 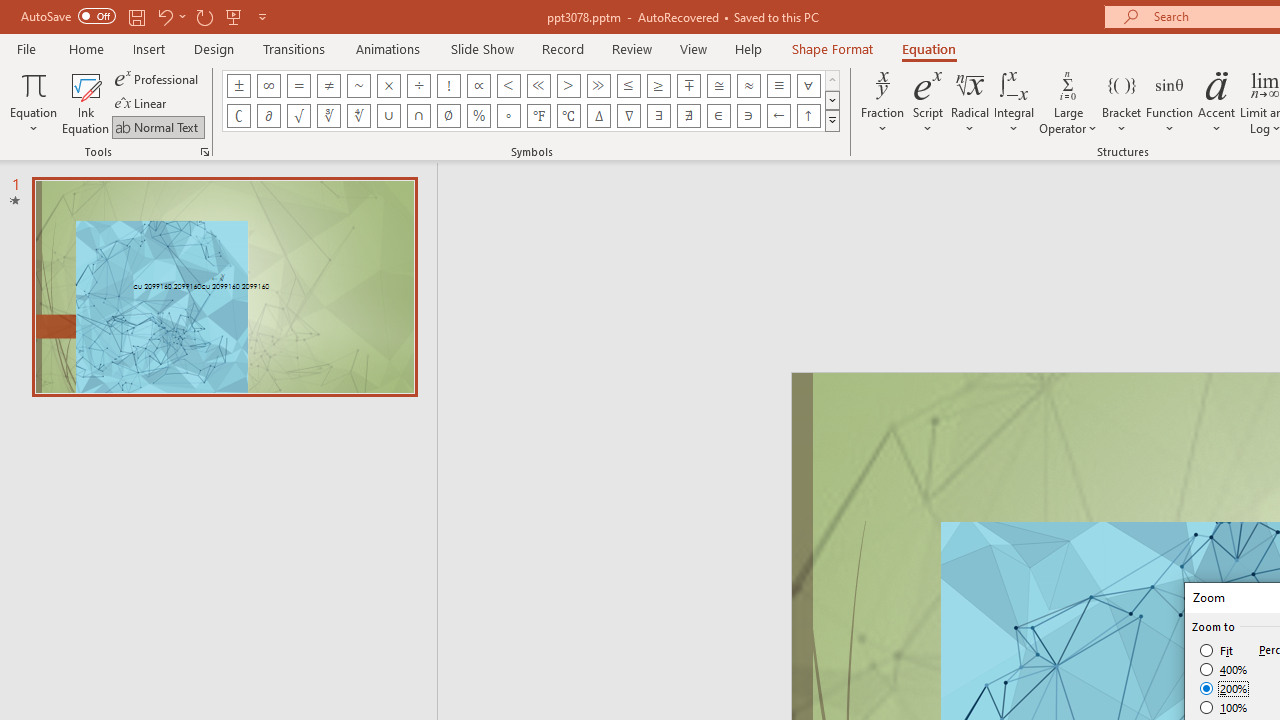 What do you see at coordinates (447, 115) in the screenshot?
I see `'Equation Symbol Empty Set'` at bounding box center [447, 115].